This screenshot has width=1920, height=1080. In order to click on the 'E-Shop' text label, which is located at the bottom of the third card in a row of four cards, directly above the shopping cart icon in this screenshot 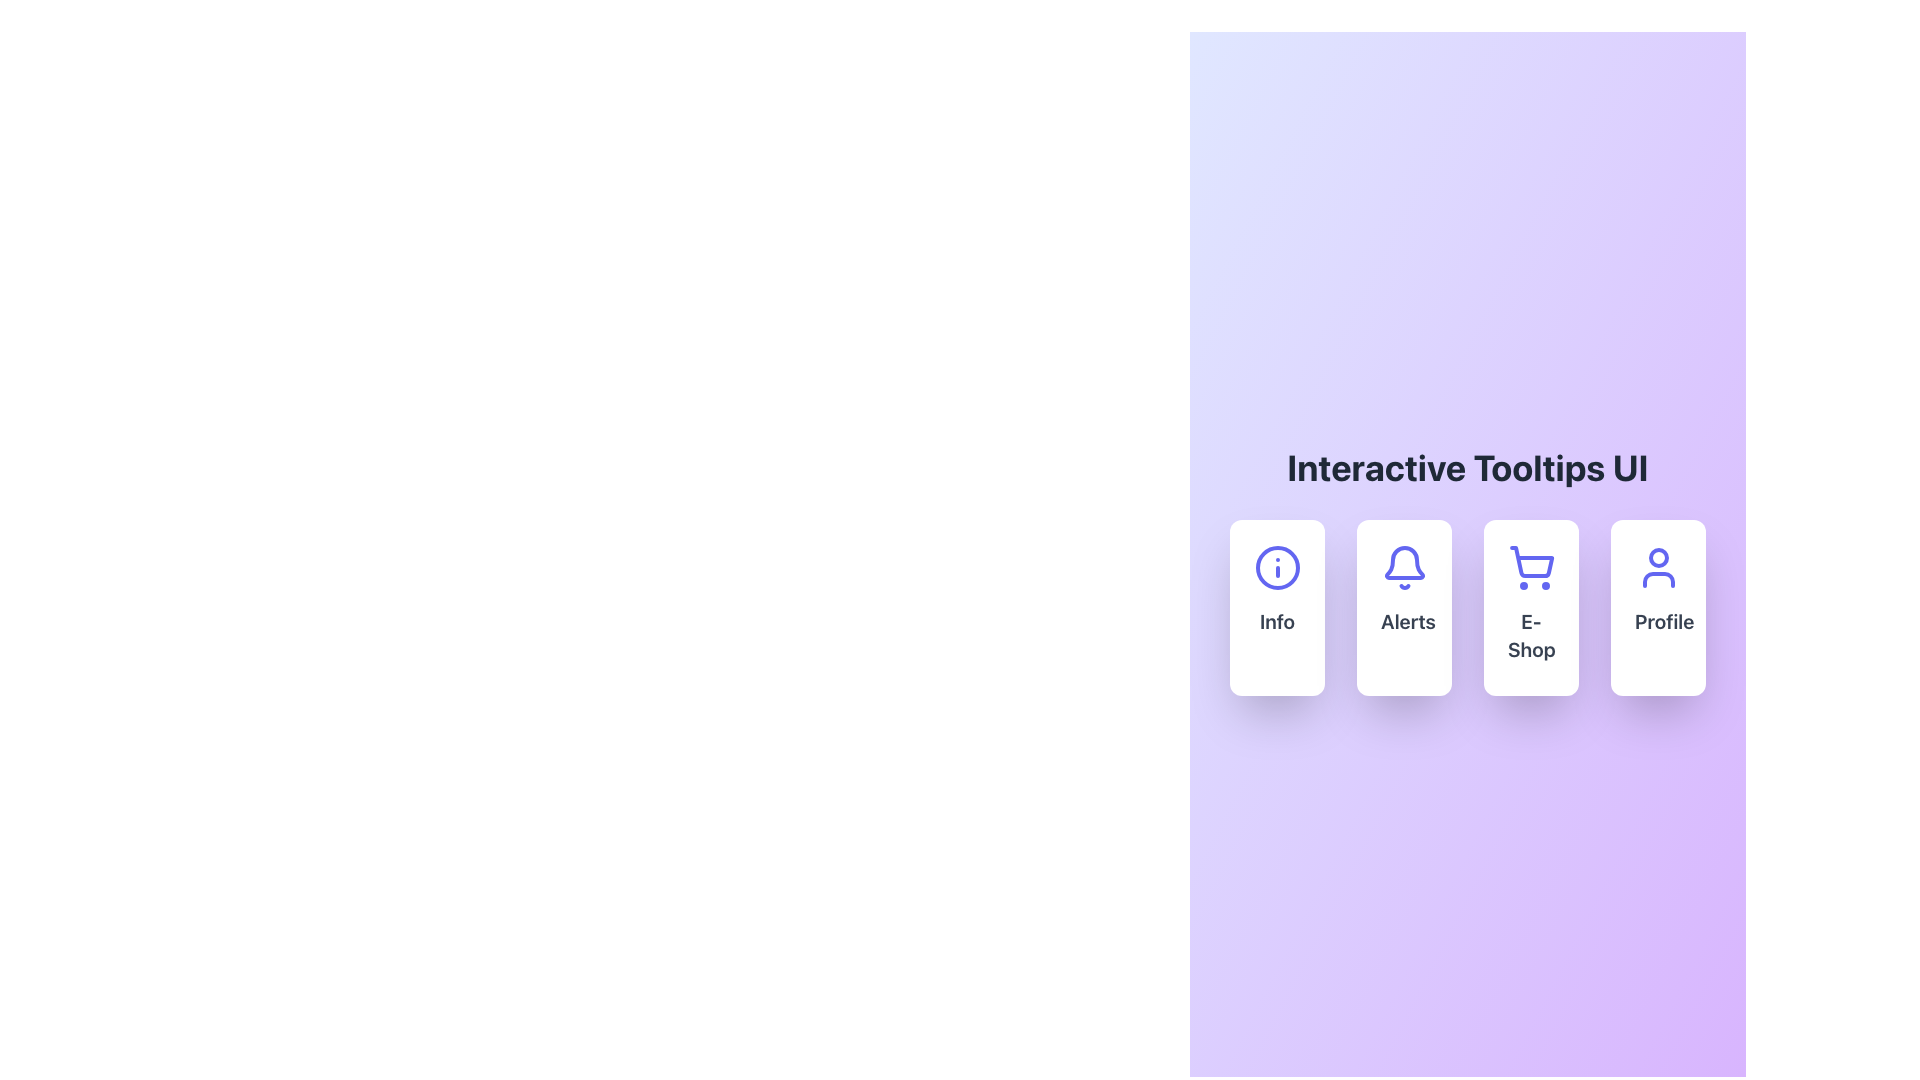, I will do `click(1530, 636)`.